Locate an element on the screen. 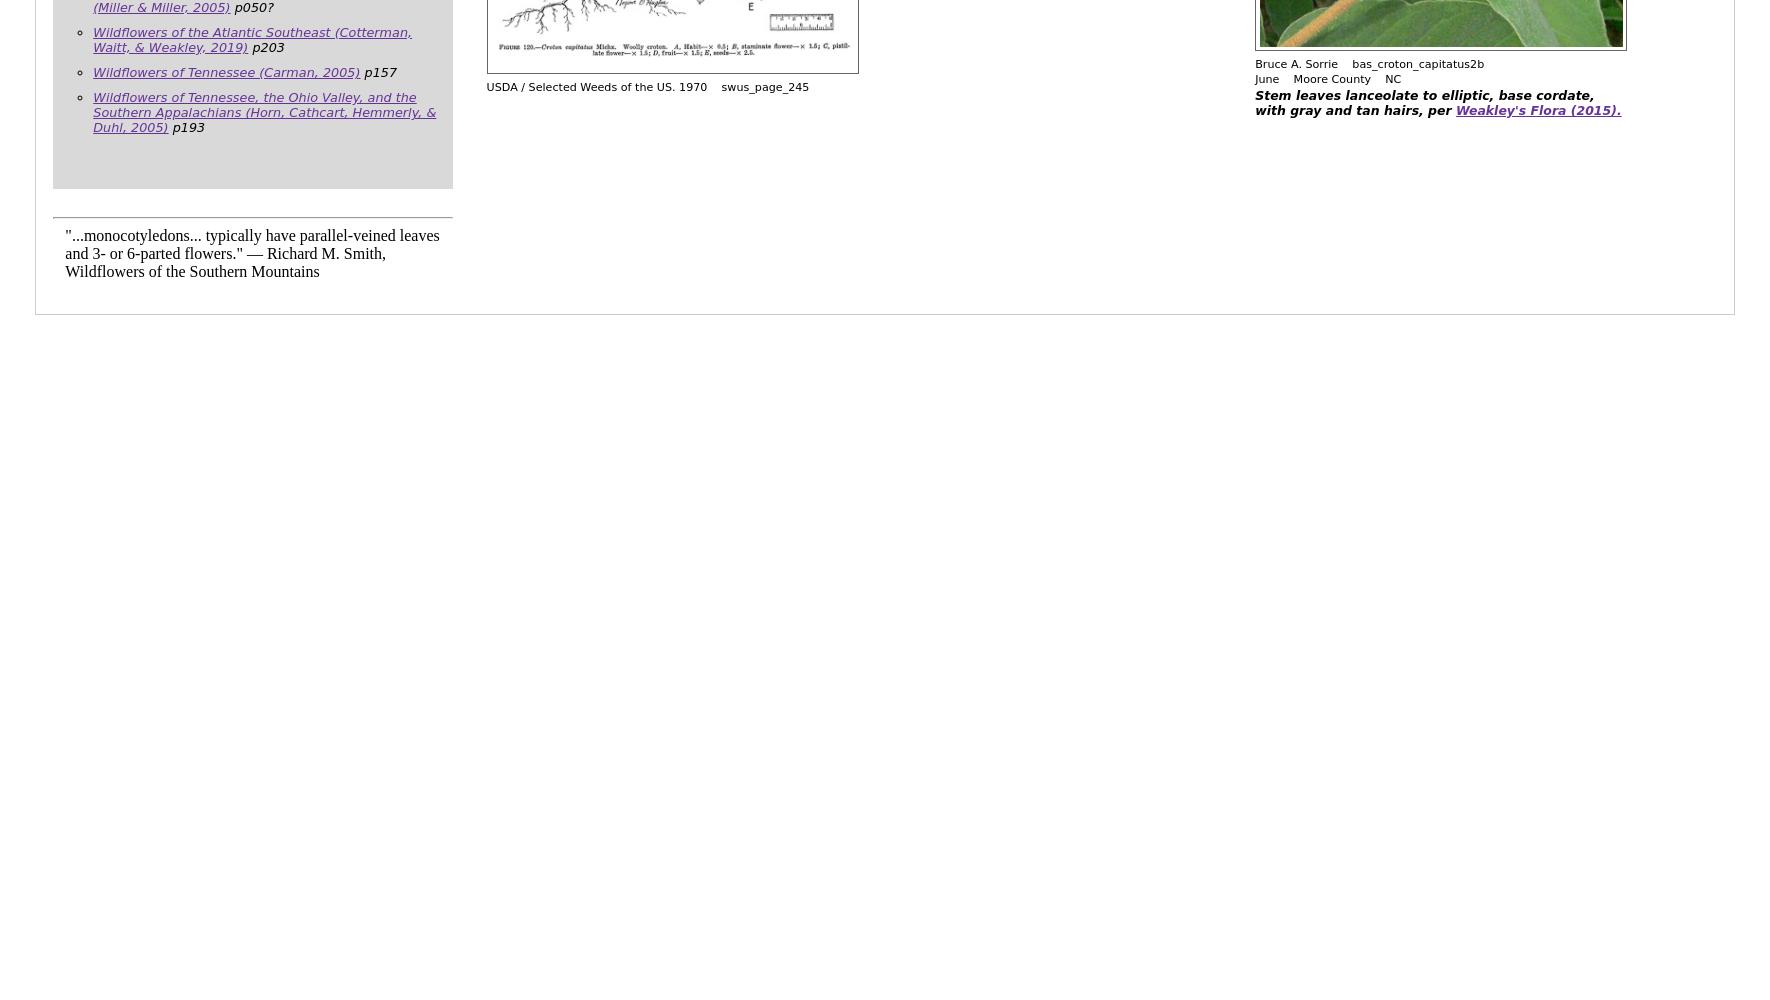  'USDA / Selected Weeds of the US. 1970    swus_page_245' is located at coordinates (646, 85).